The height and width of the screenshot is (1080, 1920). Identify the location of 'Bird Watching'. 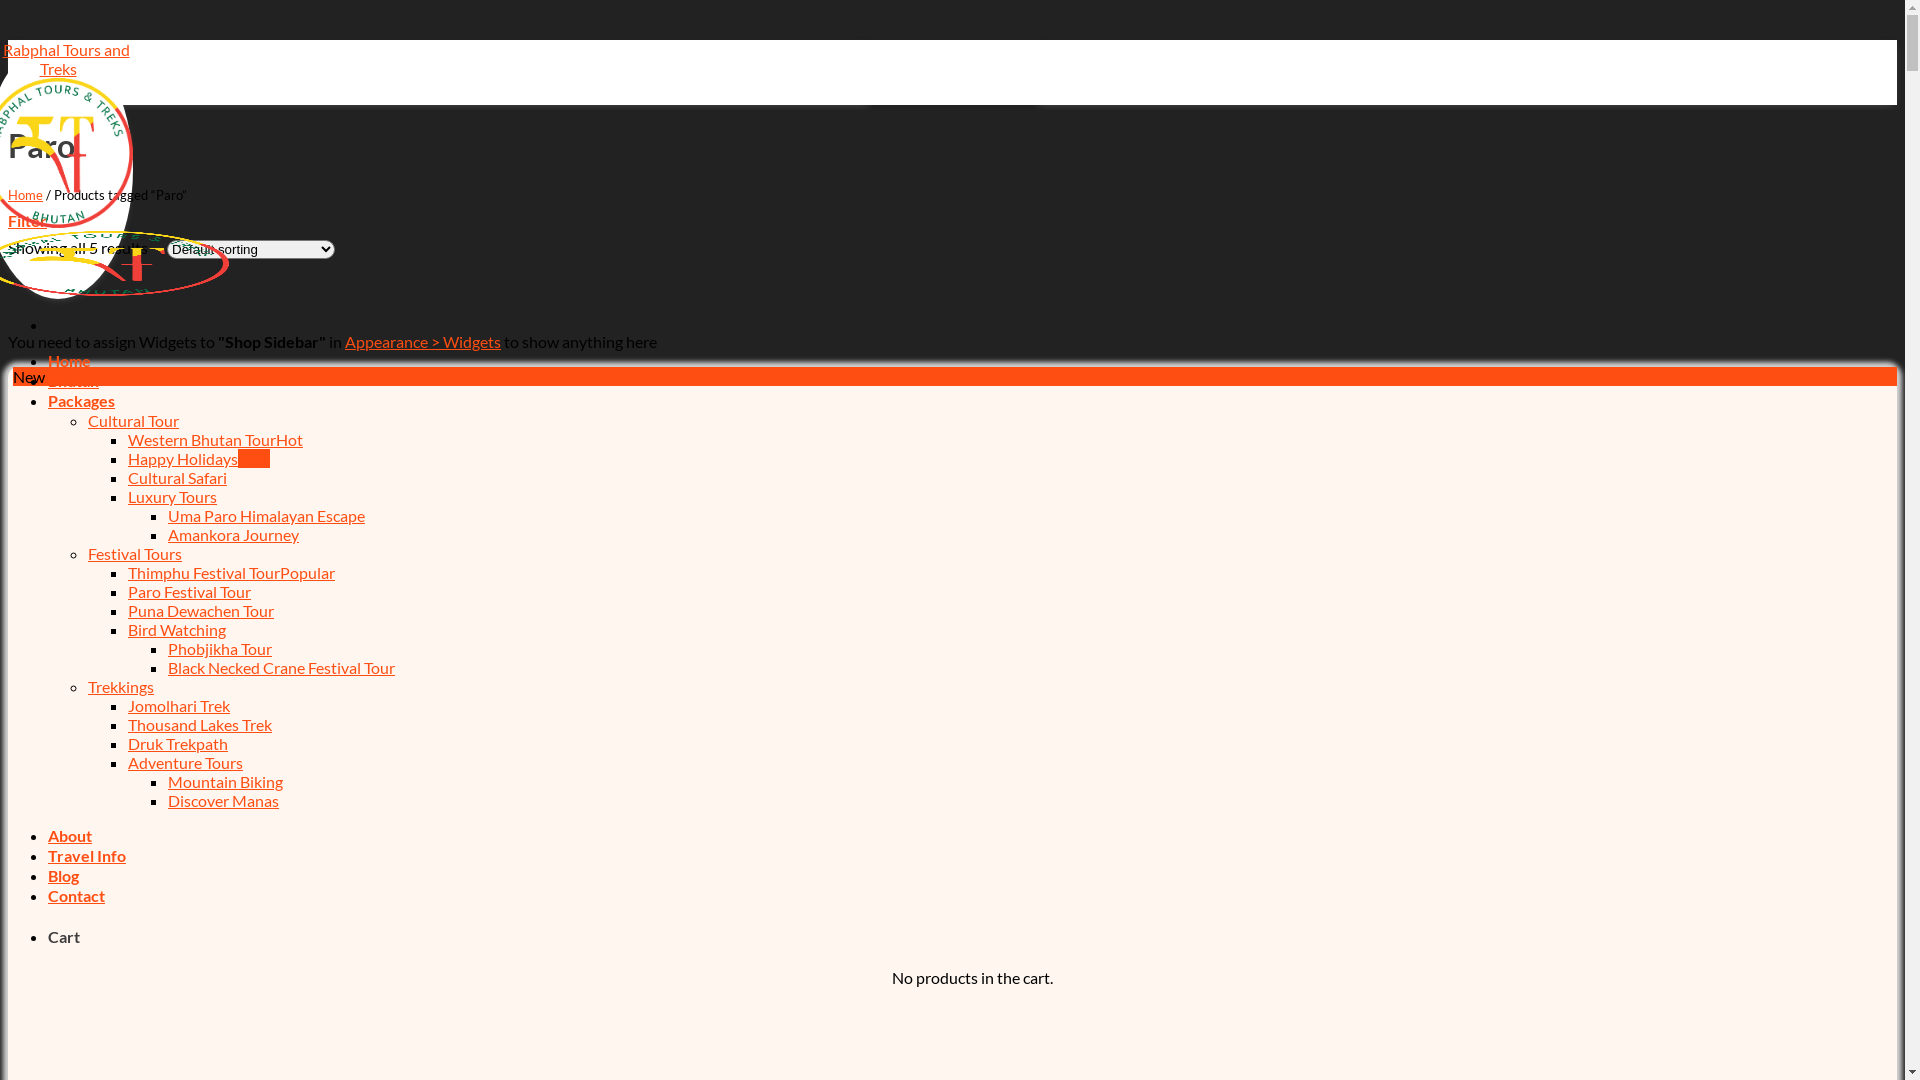
(177, 628).